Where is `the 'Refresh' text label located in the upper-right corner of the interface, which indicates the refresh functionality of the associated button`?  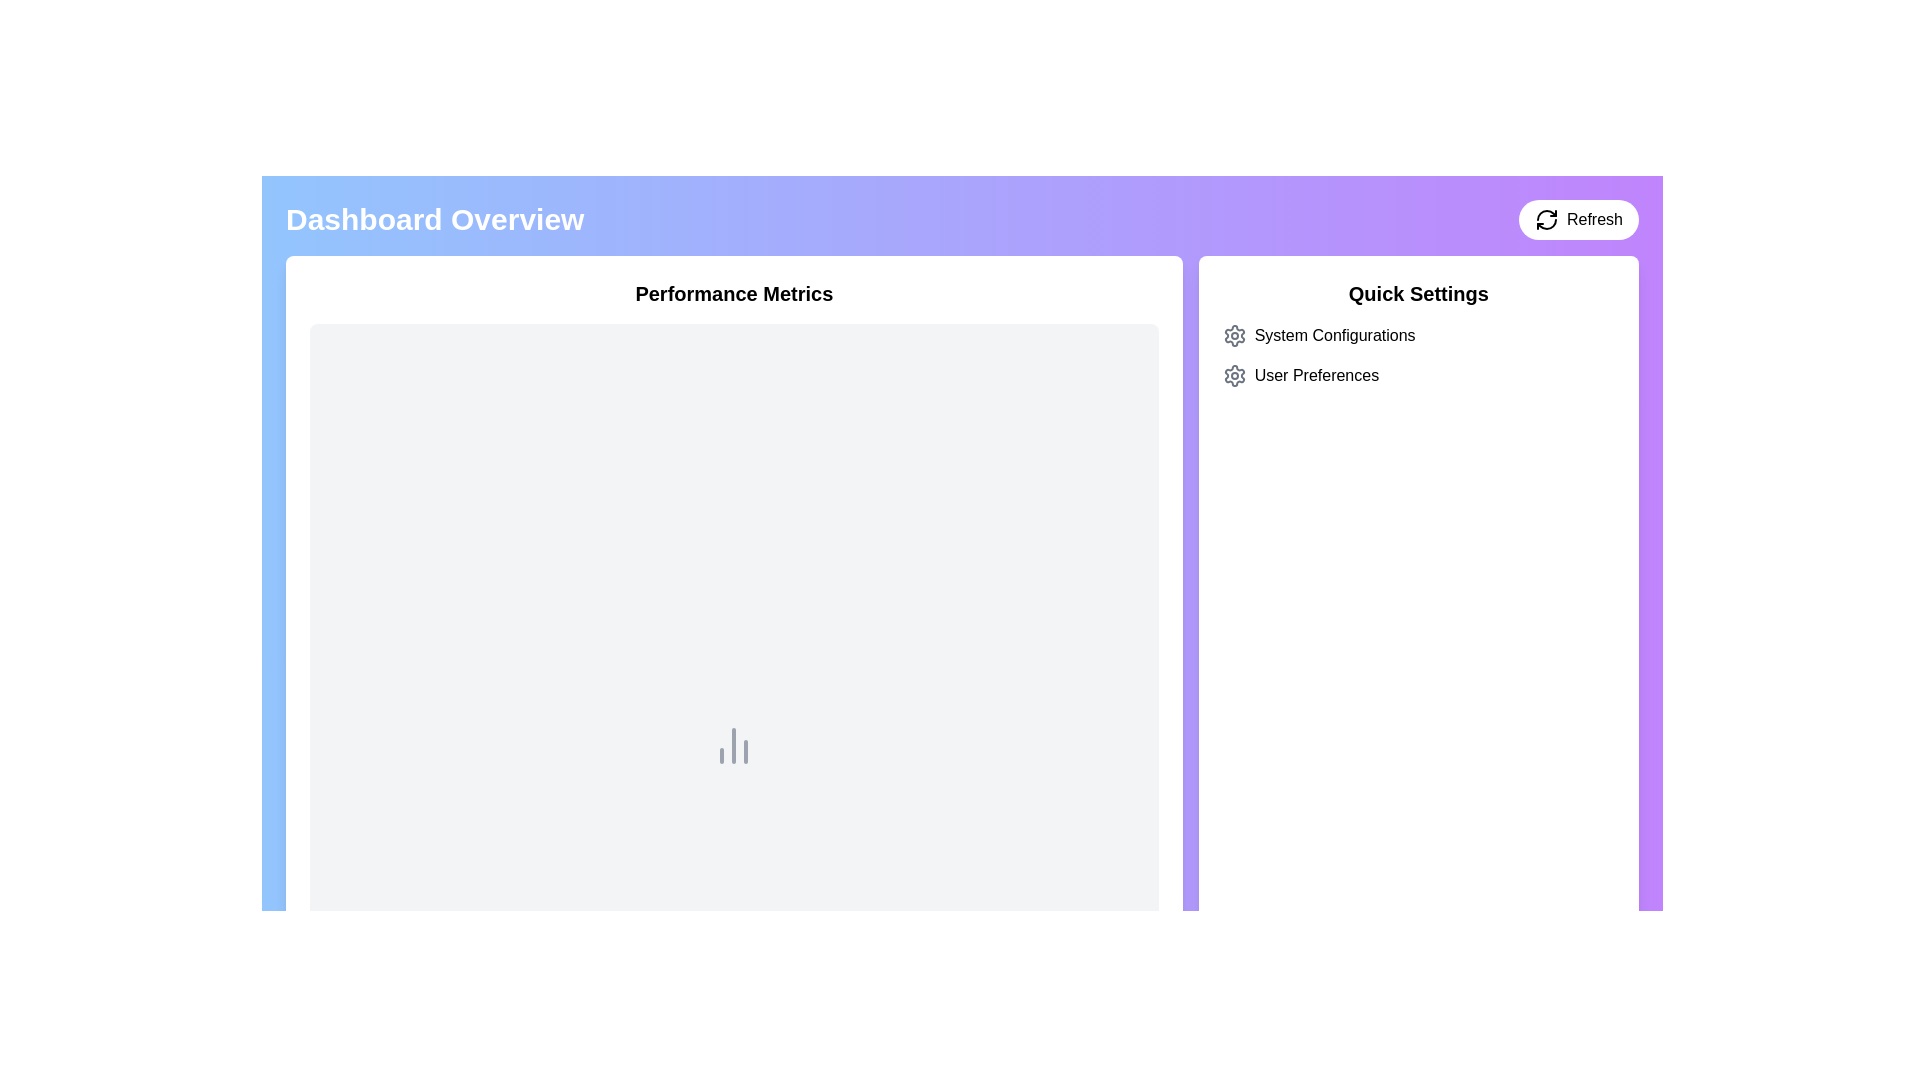 the 'Refresh' text label located in the upper-right corner of the interface, which indicates the refresh functionality of the associated button is located at coordinates (1593, 219).